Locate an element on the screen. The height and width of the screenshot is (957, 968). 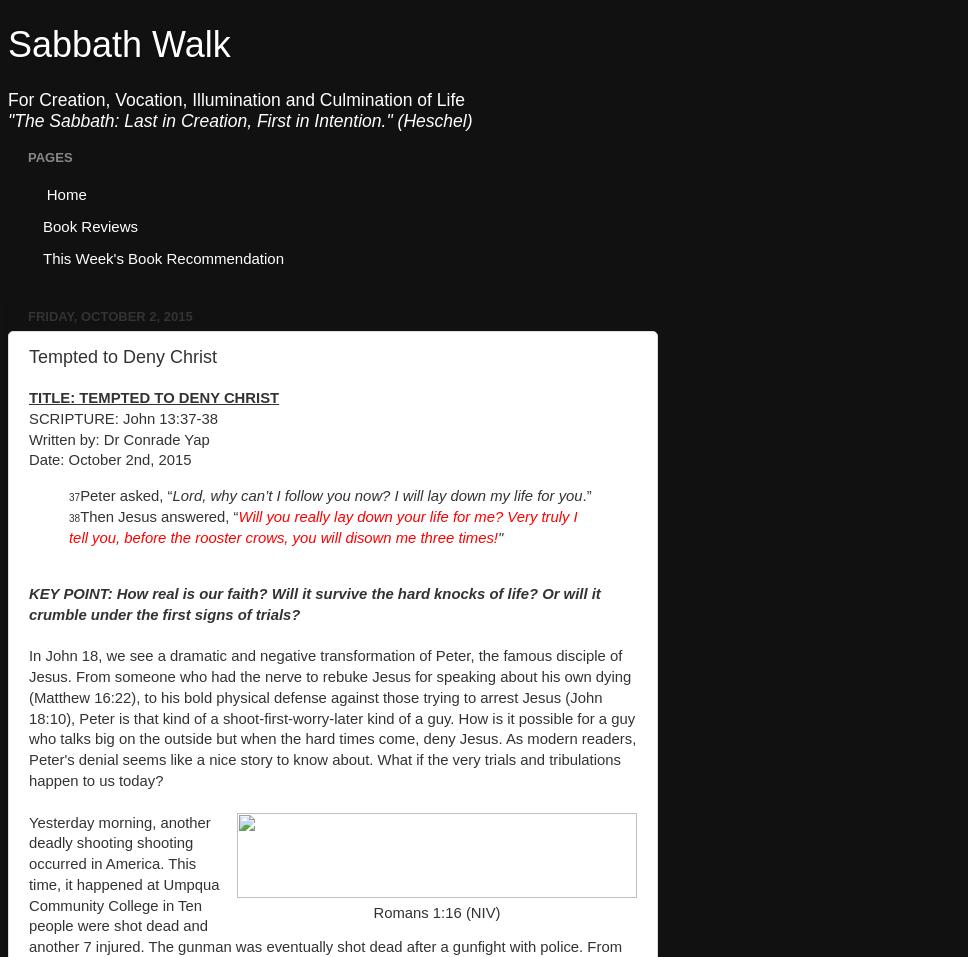
'37' is located at coordinates (68, 496).